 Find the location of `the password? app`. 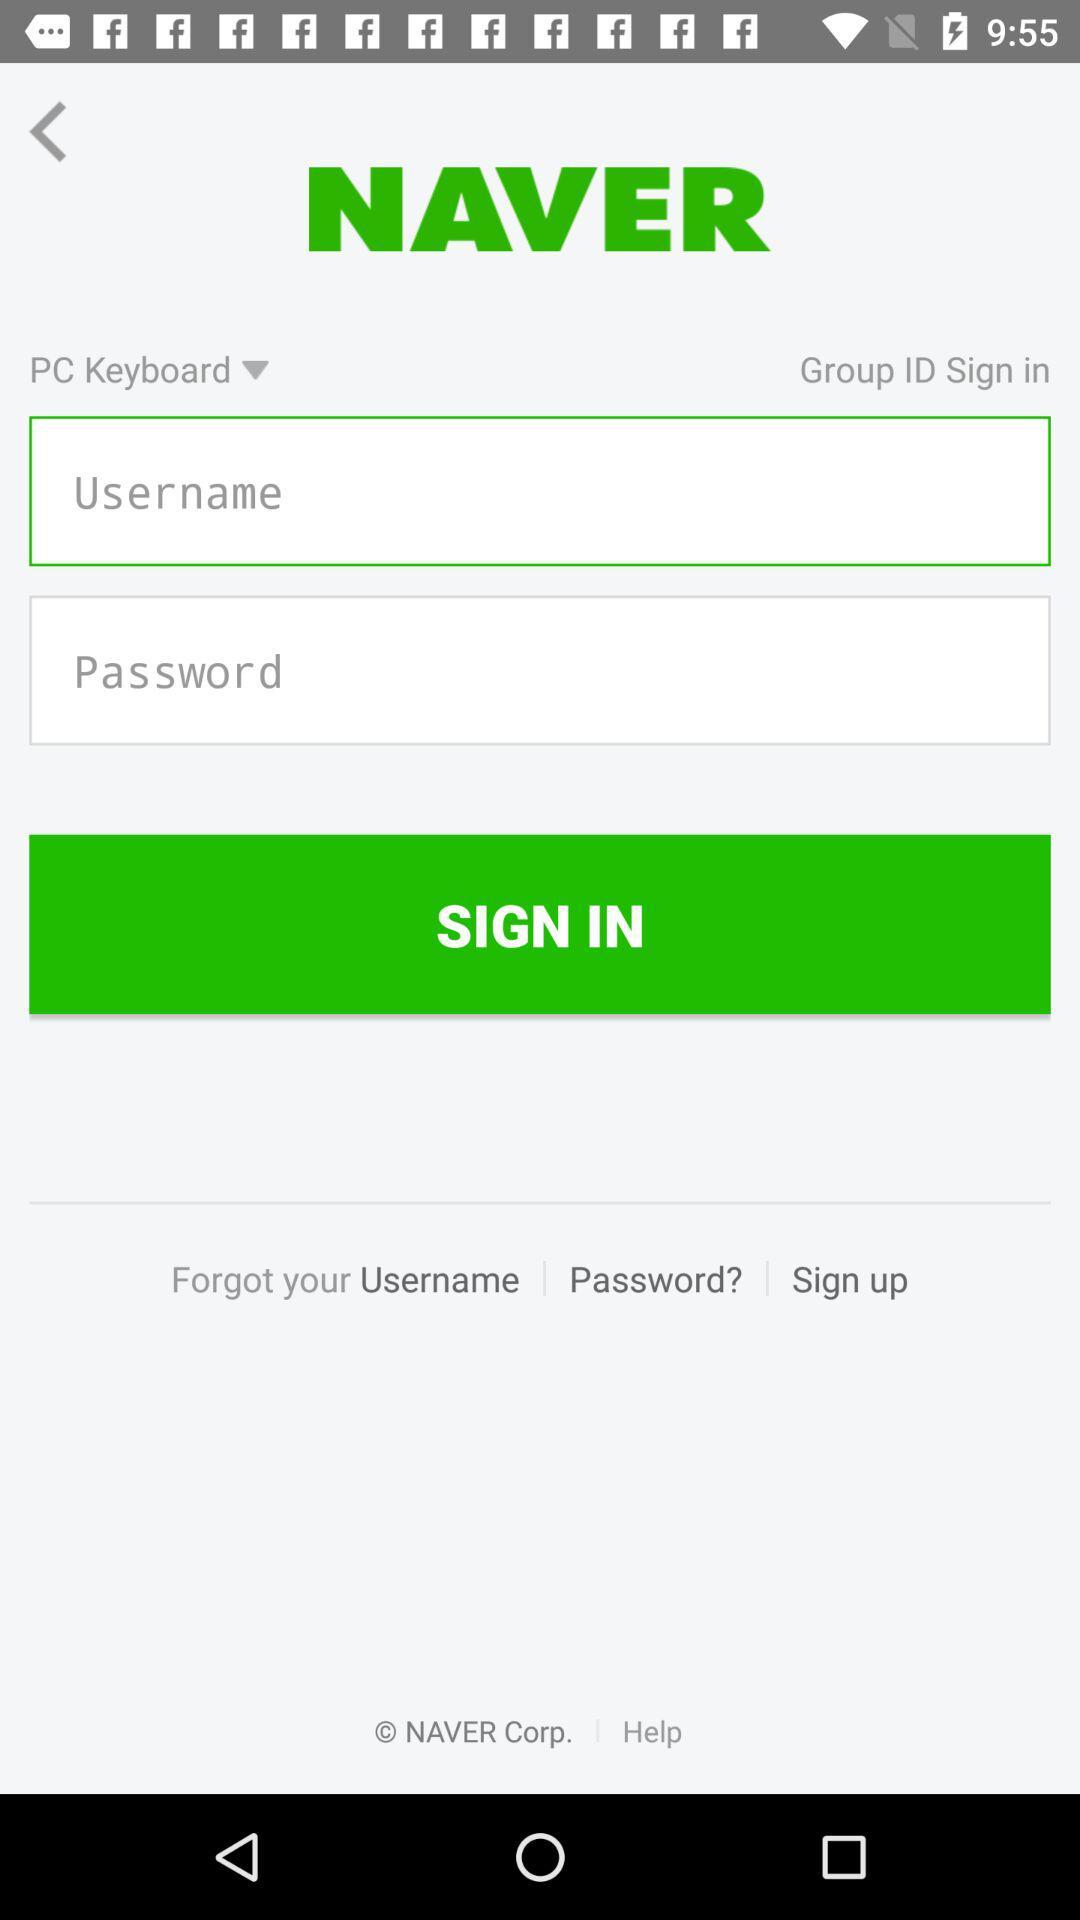

the password? app is located at coordinates (655, 1300).